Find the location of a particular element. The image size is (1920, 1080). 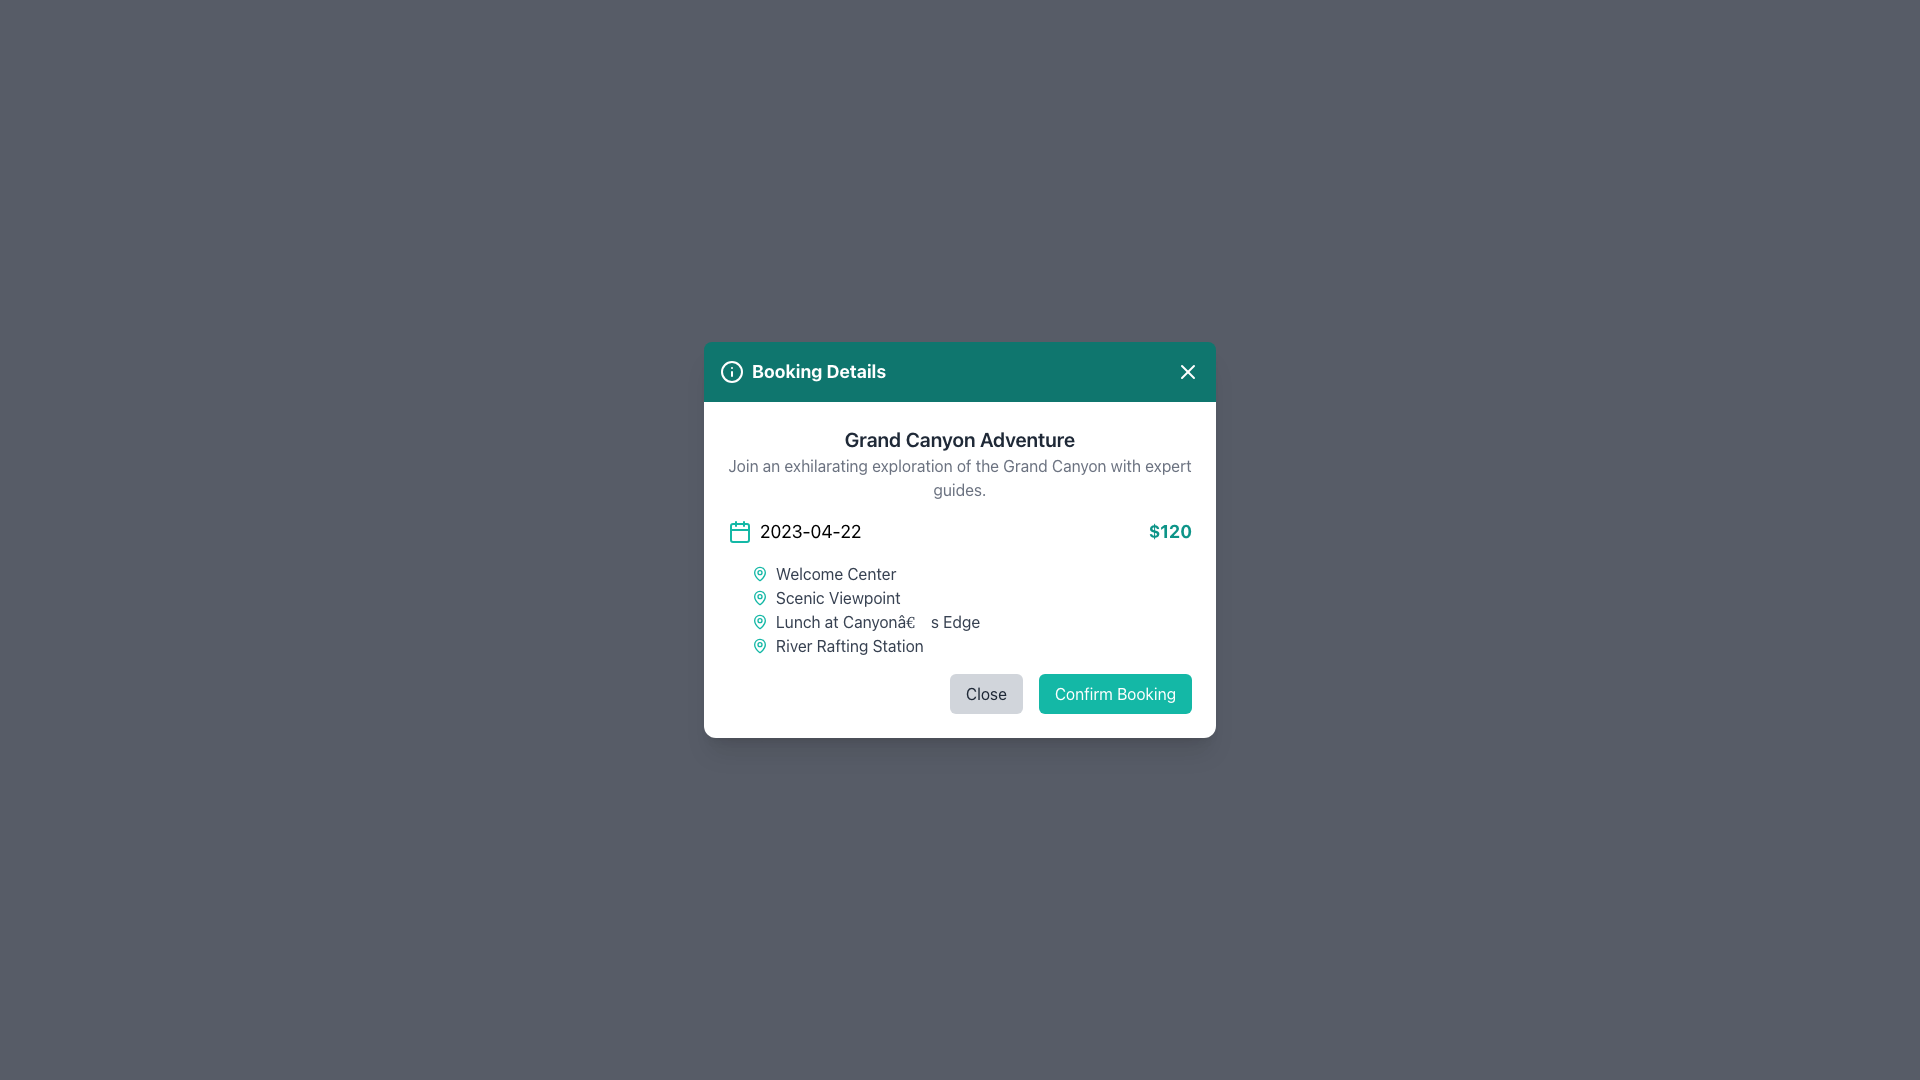

text of the third list item in the booking summary, which provides details about an itinerary or stop point, located between 'Scenic Viewpoint' and 'River Rafting Station' is located at coordinates (971, 620).